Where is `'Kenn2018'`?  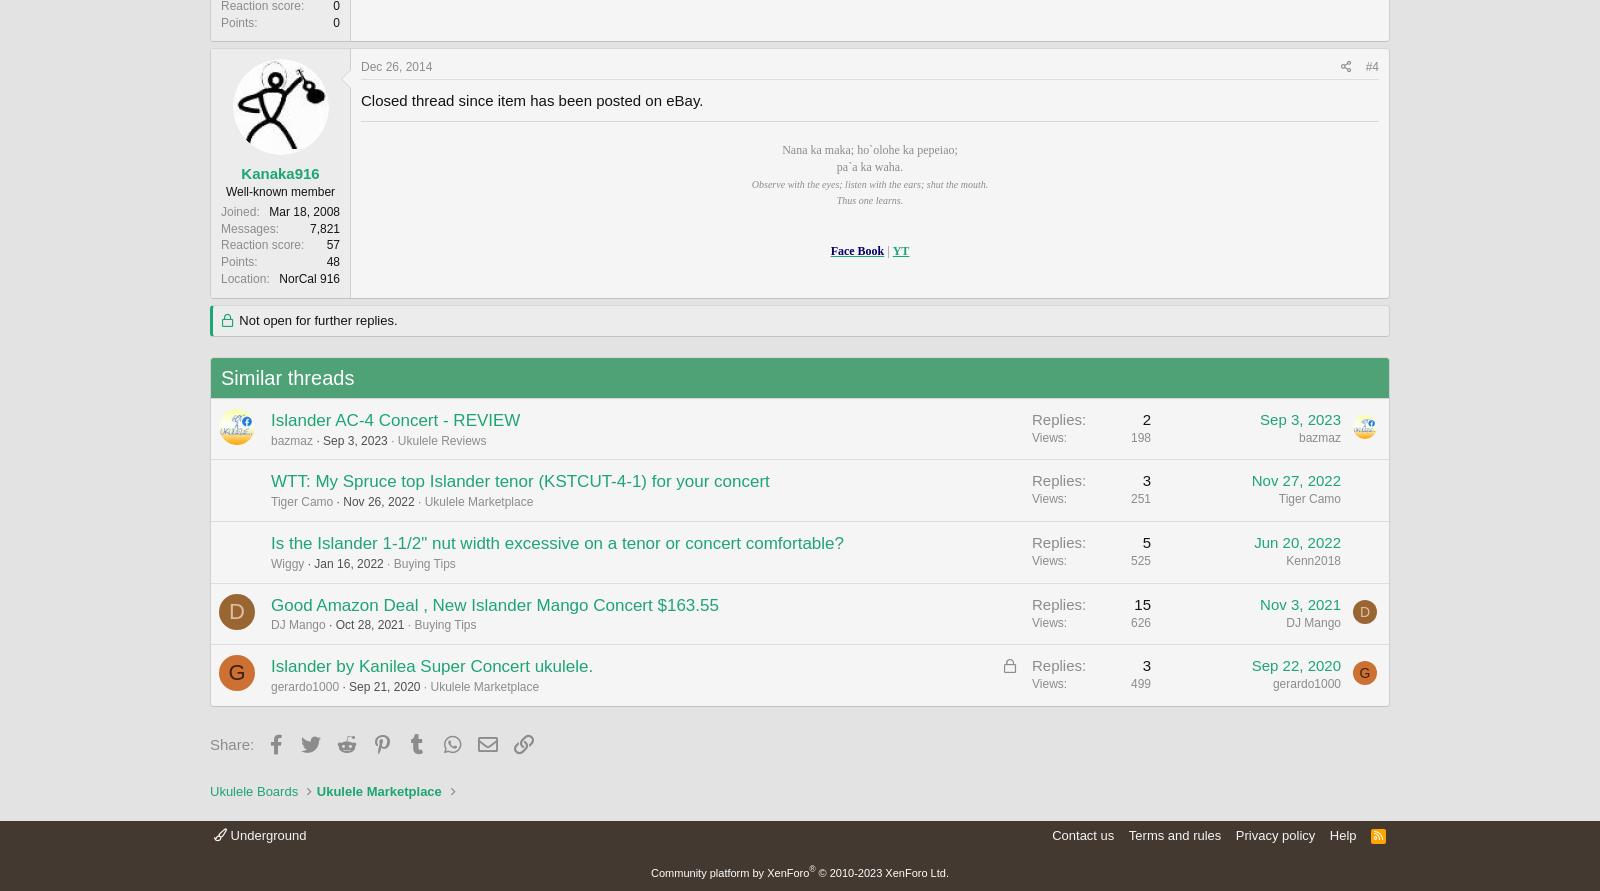
'Kenn2018' is located at coordinates (1312, 560).